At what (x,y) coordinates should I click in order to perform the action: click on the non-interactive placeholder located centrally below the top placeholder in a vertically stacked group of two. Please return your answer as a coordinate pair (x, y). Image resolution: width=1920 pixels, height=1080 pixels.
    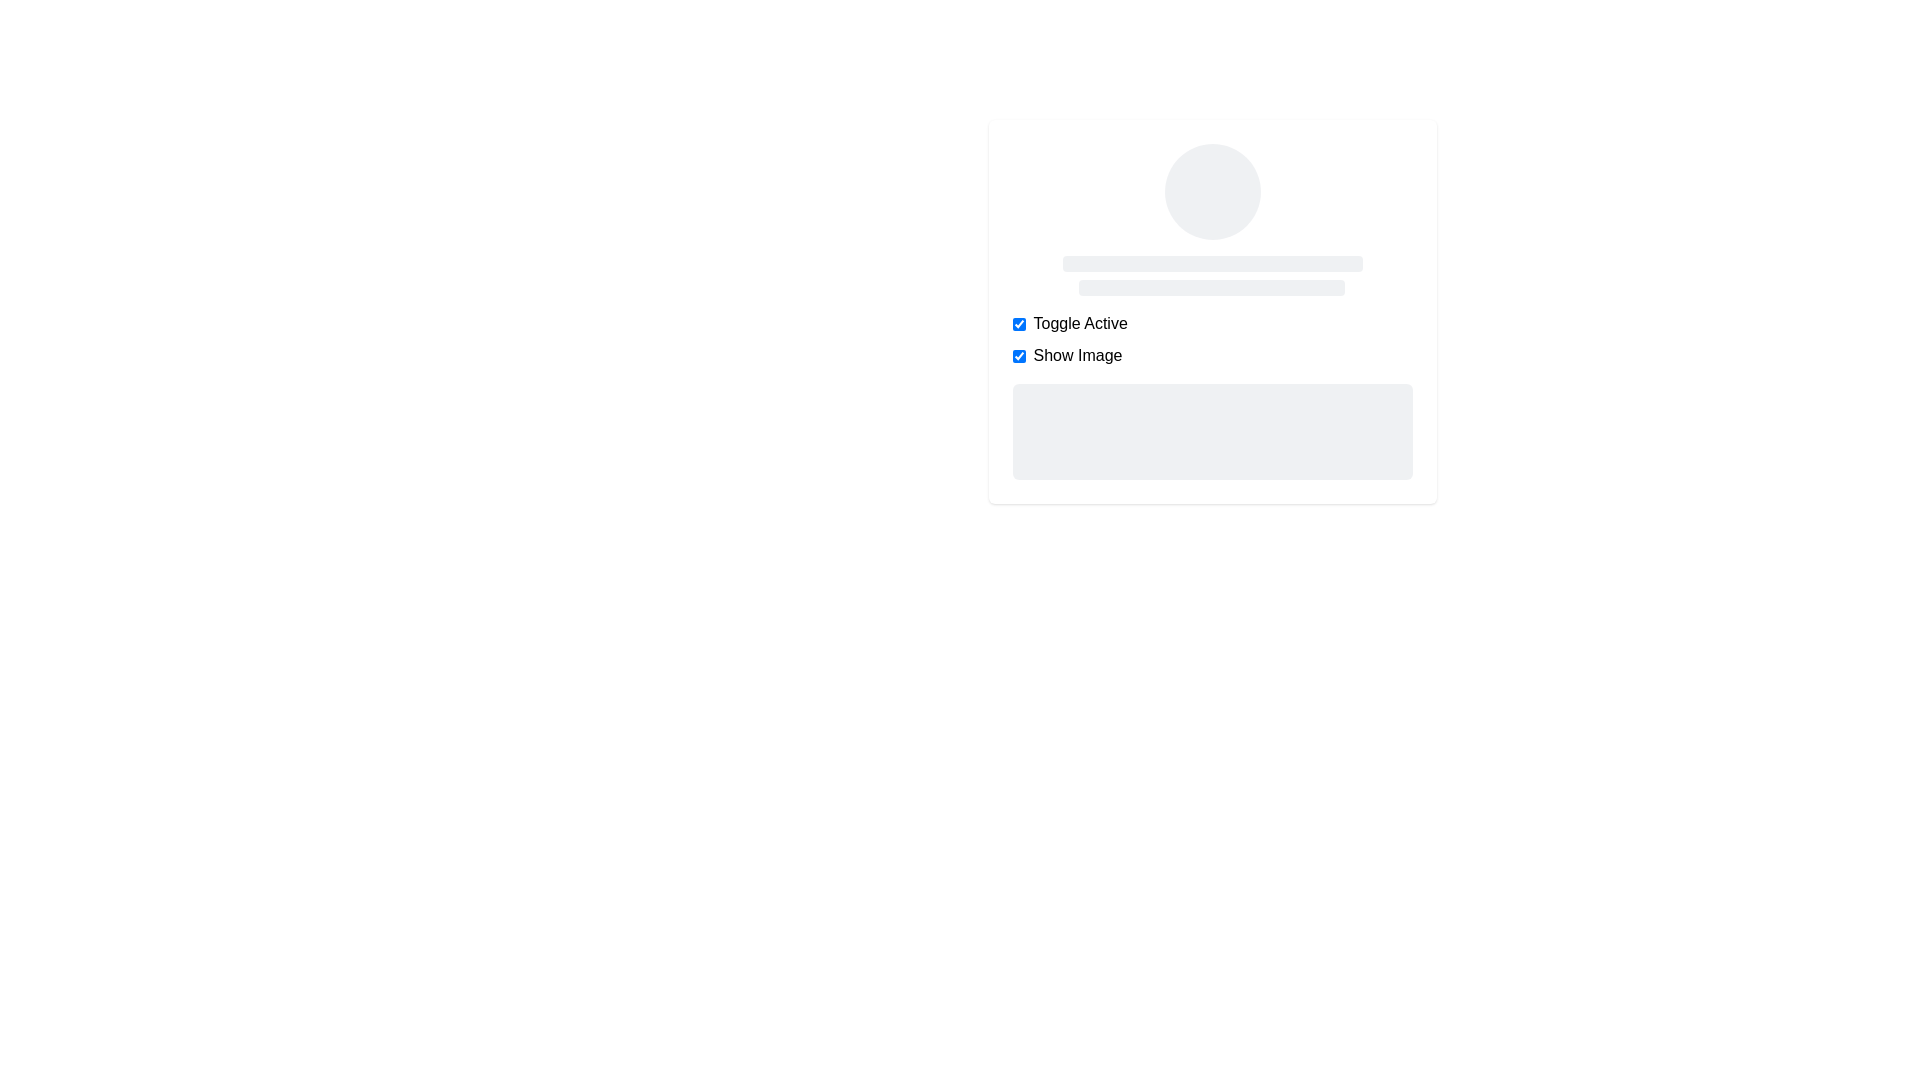
    Looking at the image, I should click on (1211, 288).